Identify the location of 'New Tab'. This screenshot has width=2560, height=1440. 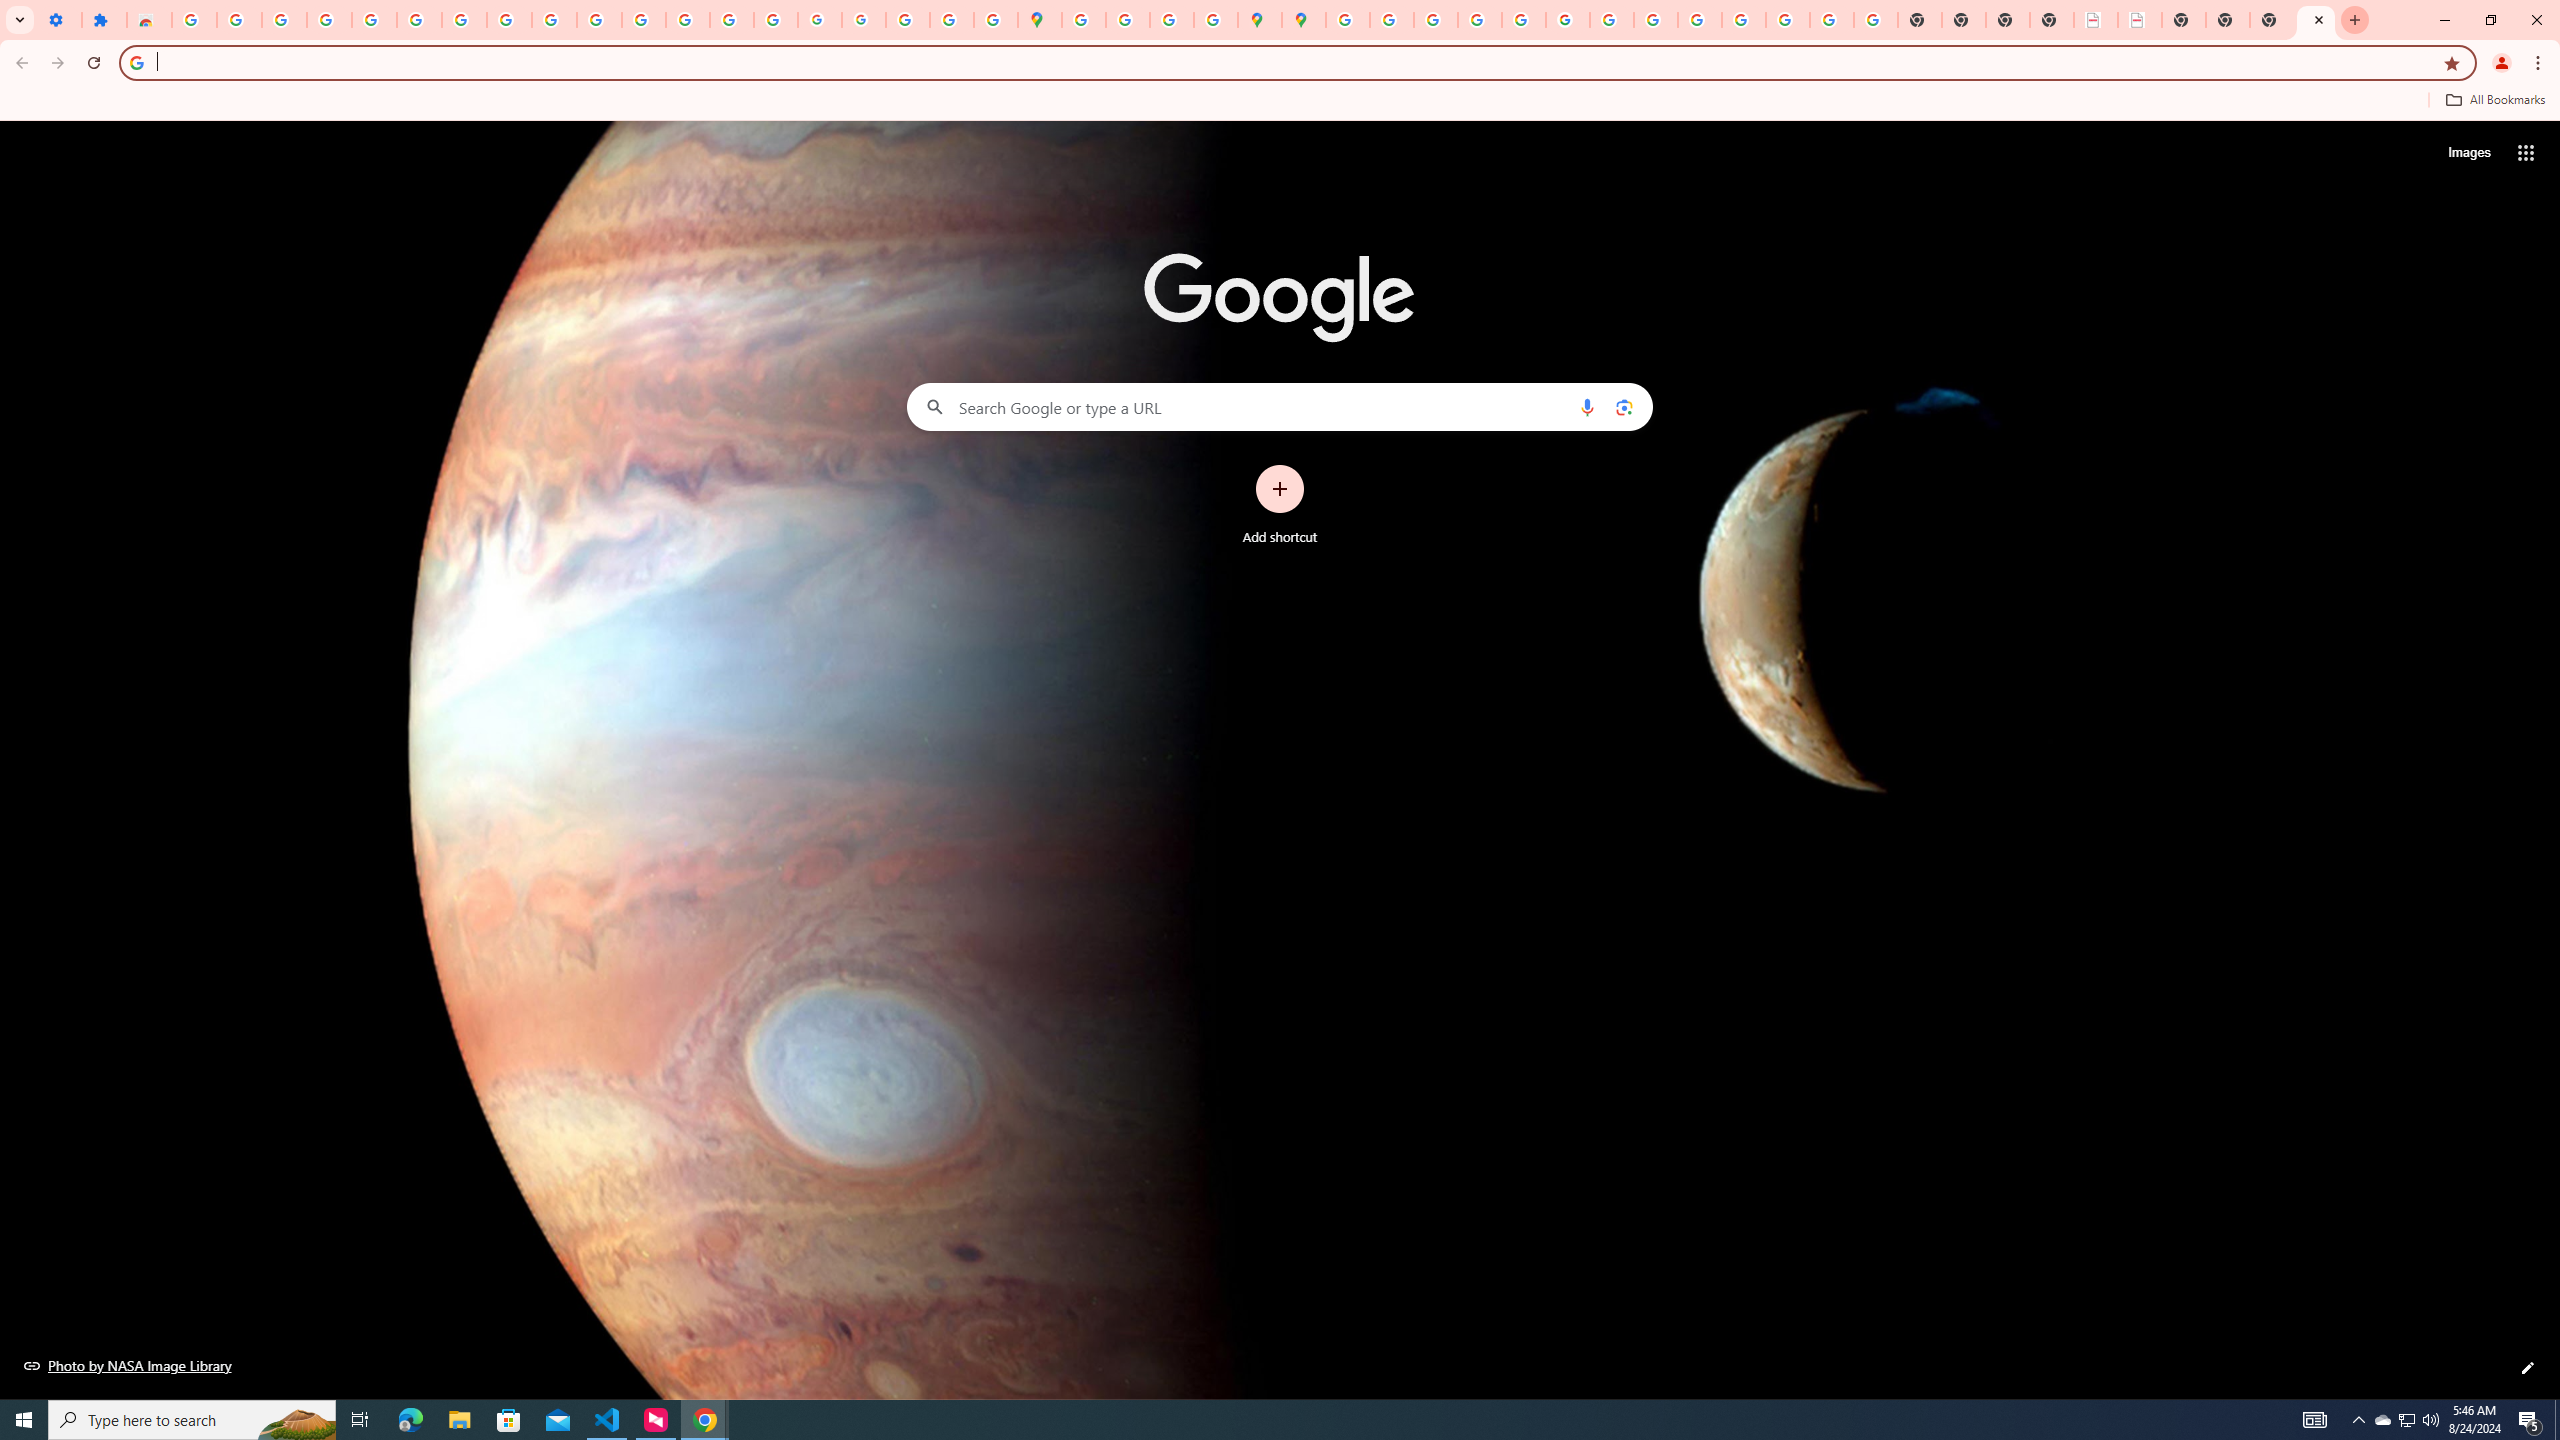
(2271, 19).